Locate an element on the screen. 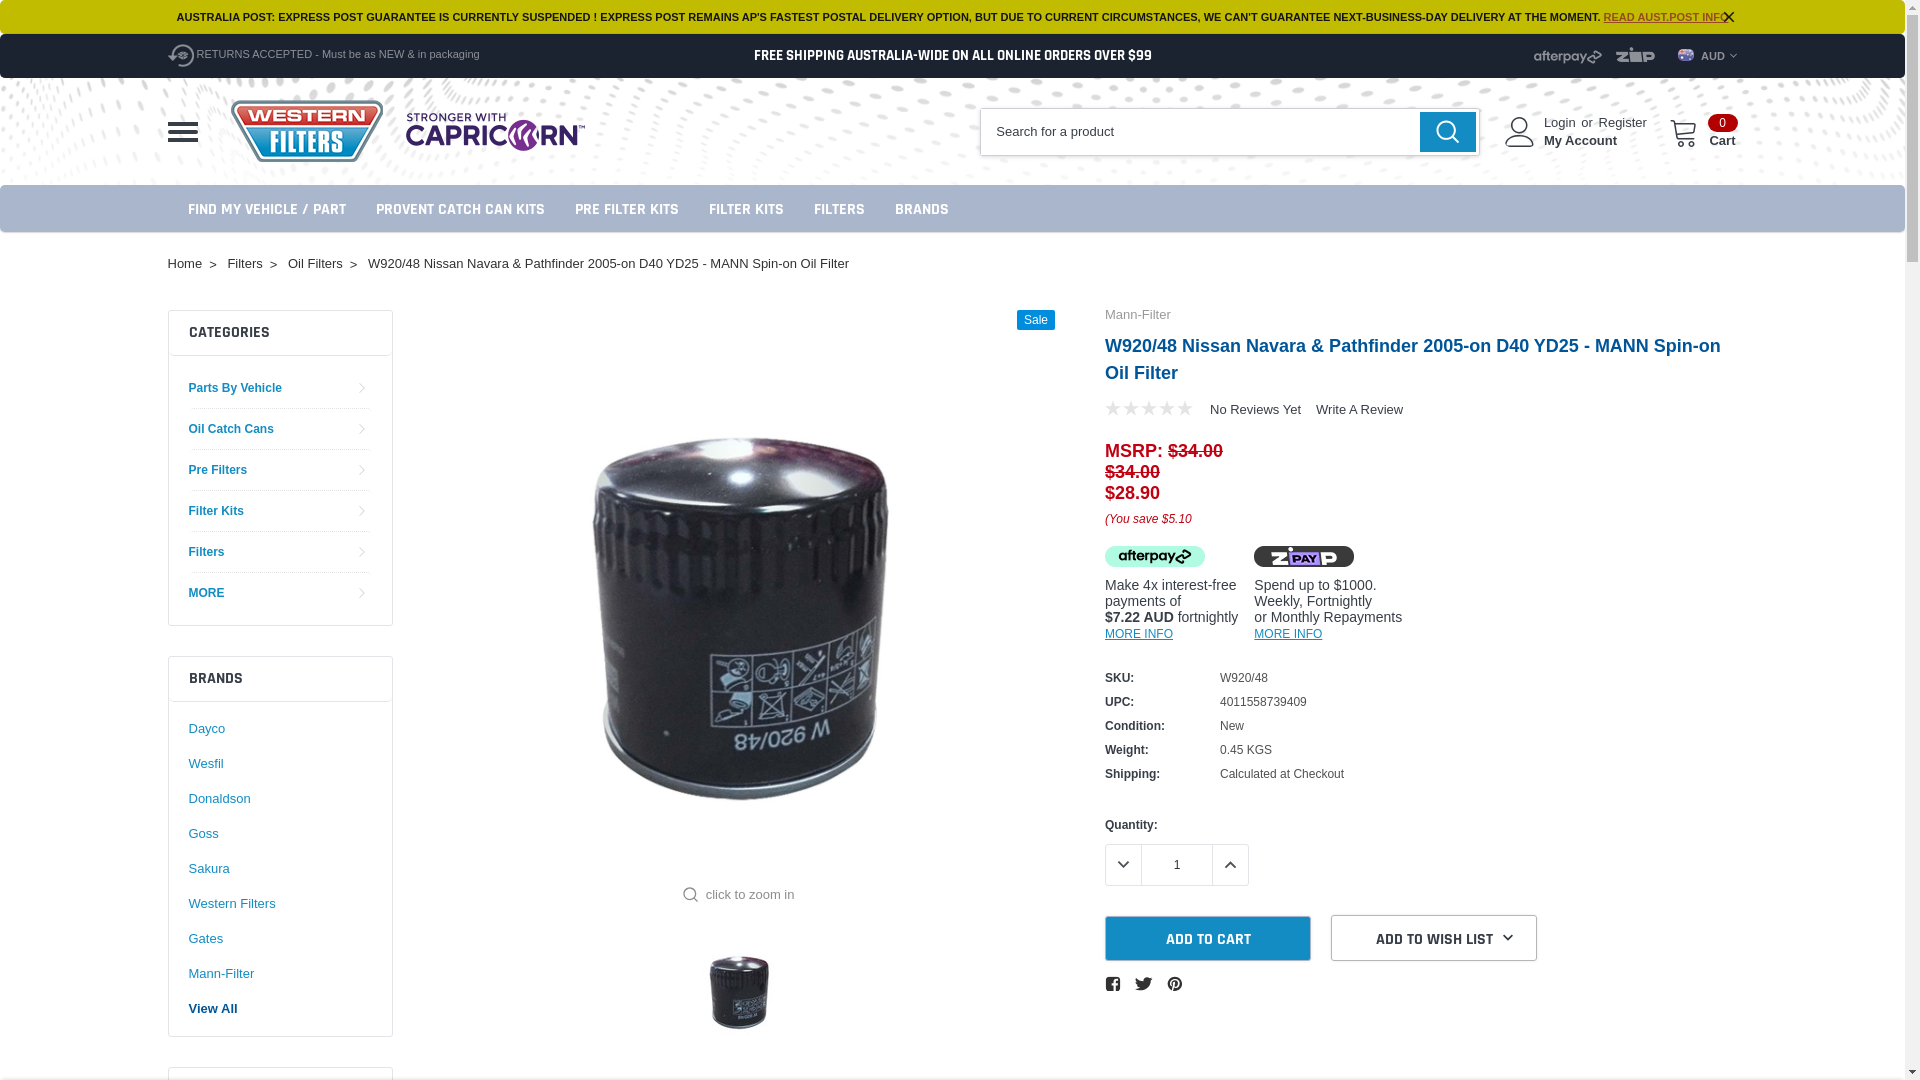  'READ AUST.POST INFO' is located at coordinates (1666, 16).